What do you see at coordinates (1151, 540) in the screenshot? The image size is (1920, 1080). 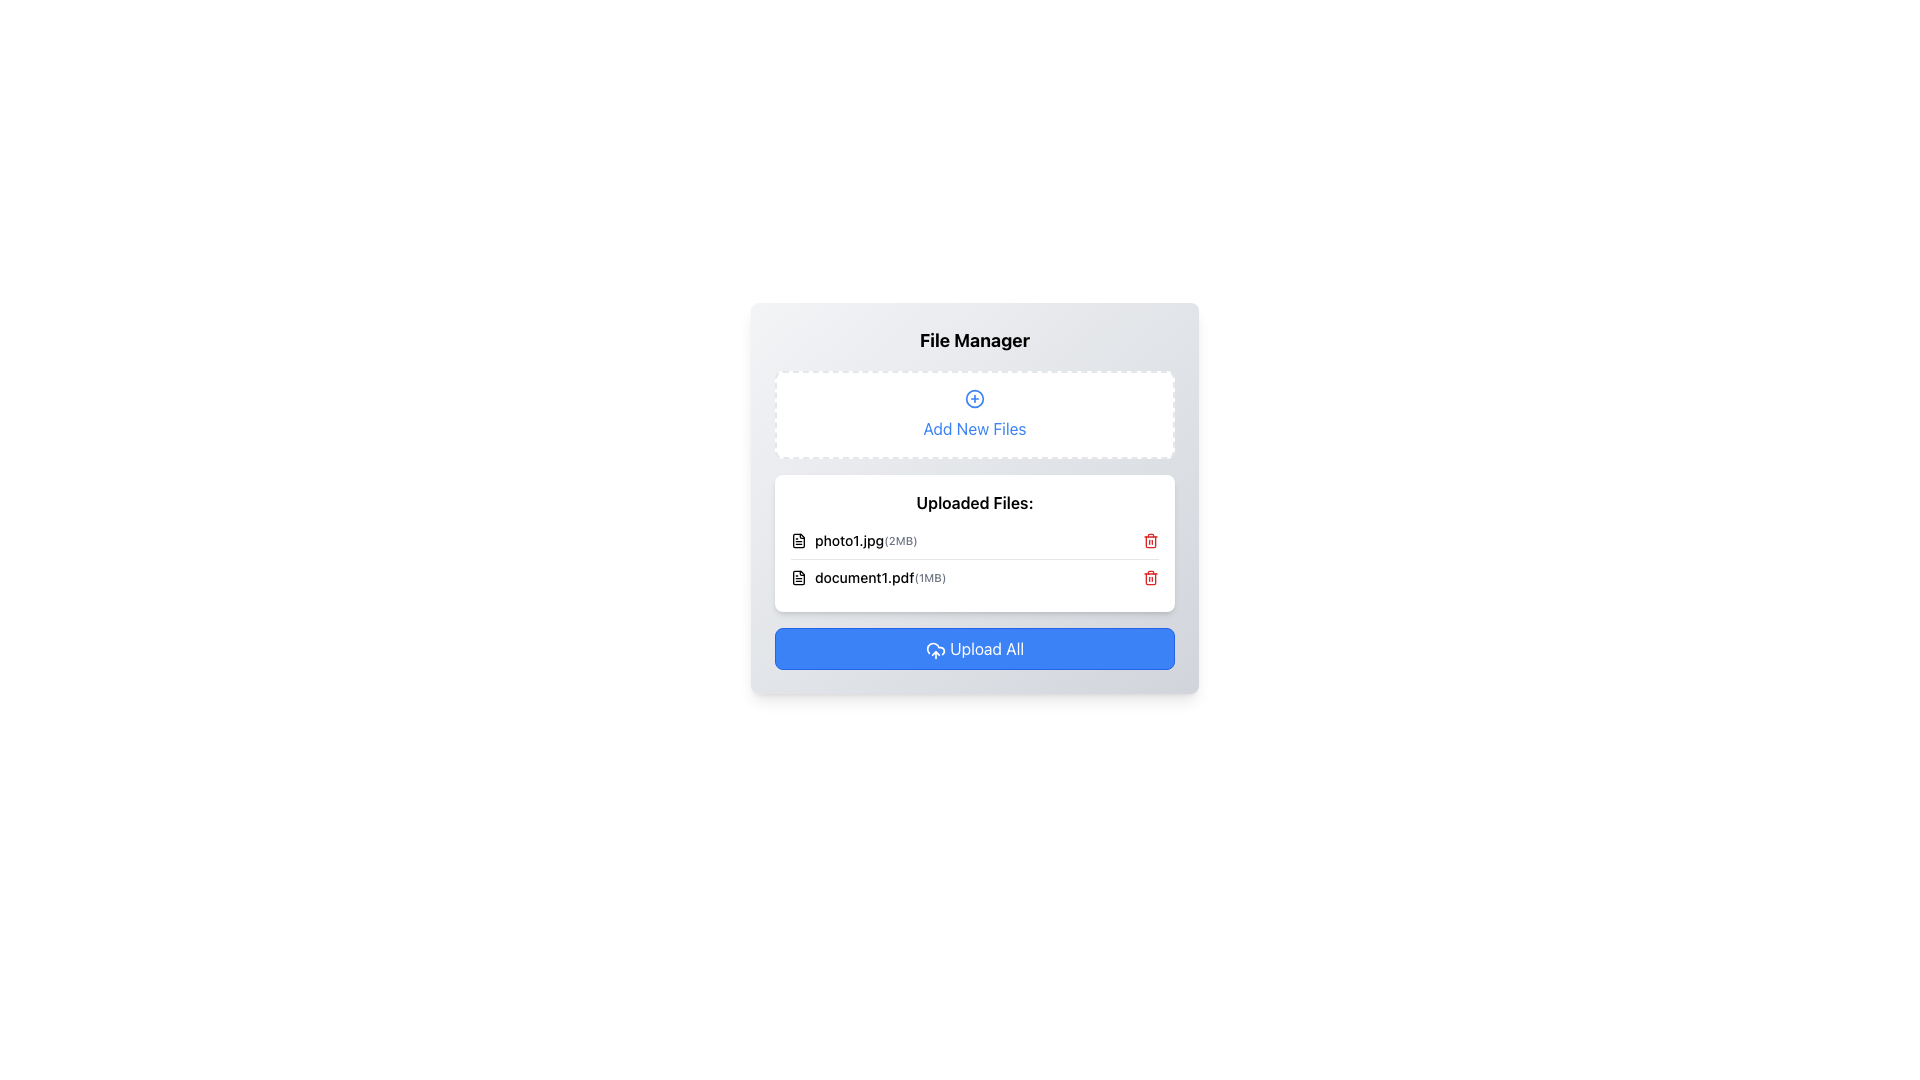 I see `the red trashcan icon located in the 'Uploaded Files' section next to the filename 'photo1.jpg'` at bounding box center [1151, 540].